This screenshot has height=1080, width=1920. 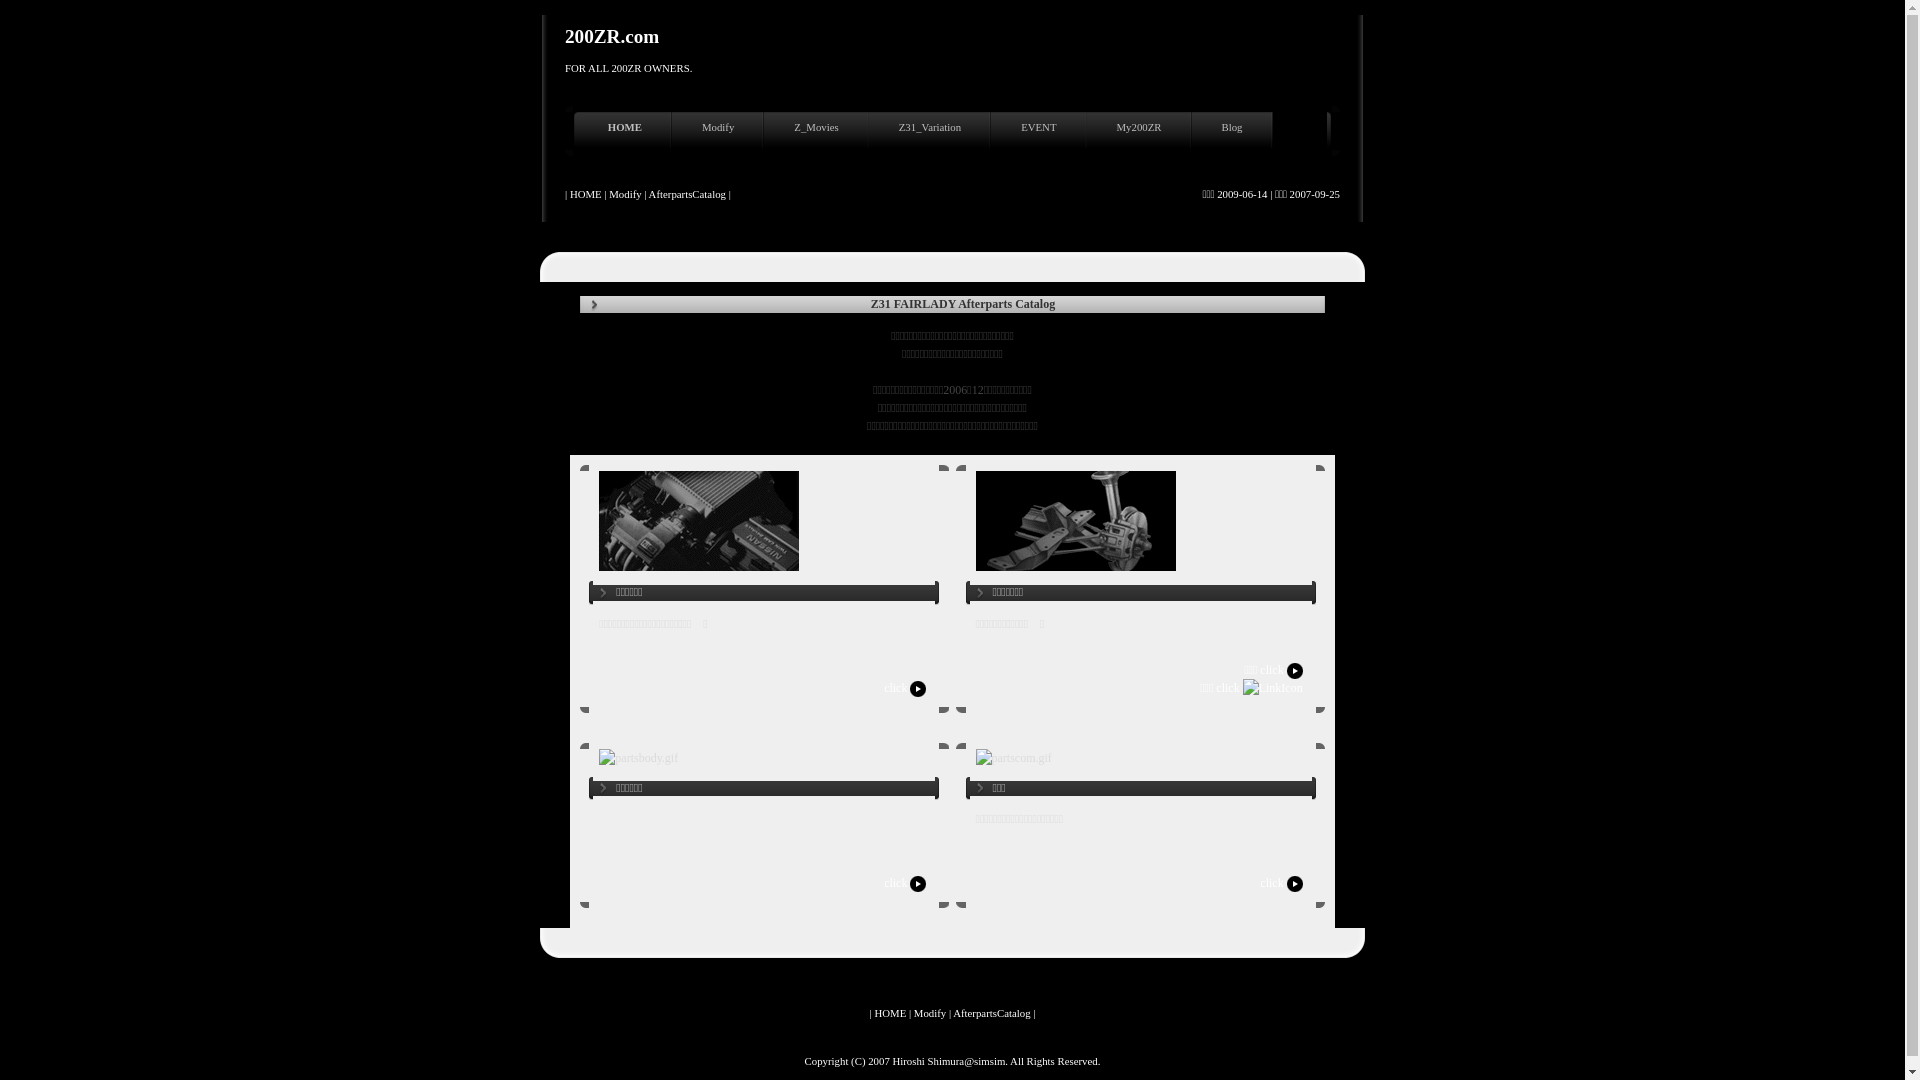 What do you see at coordinates (818, 131) in the screenshot?
I see `'Z_Movies'` at bounding box center [818, 131].